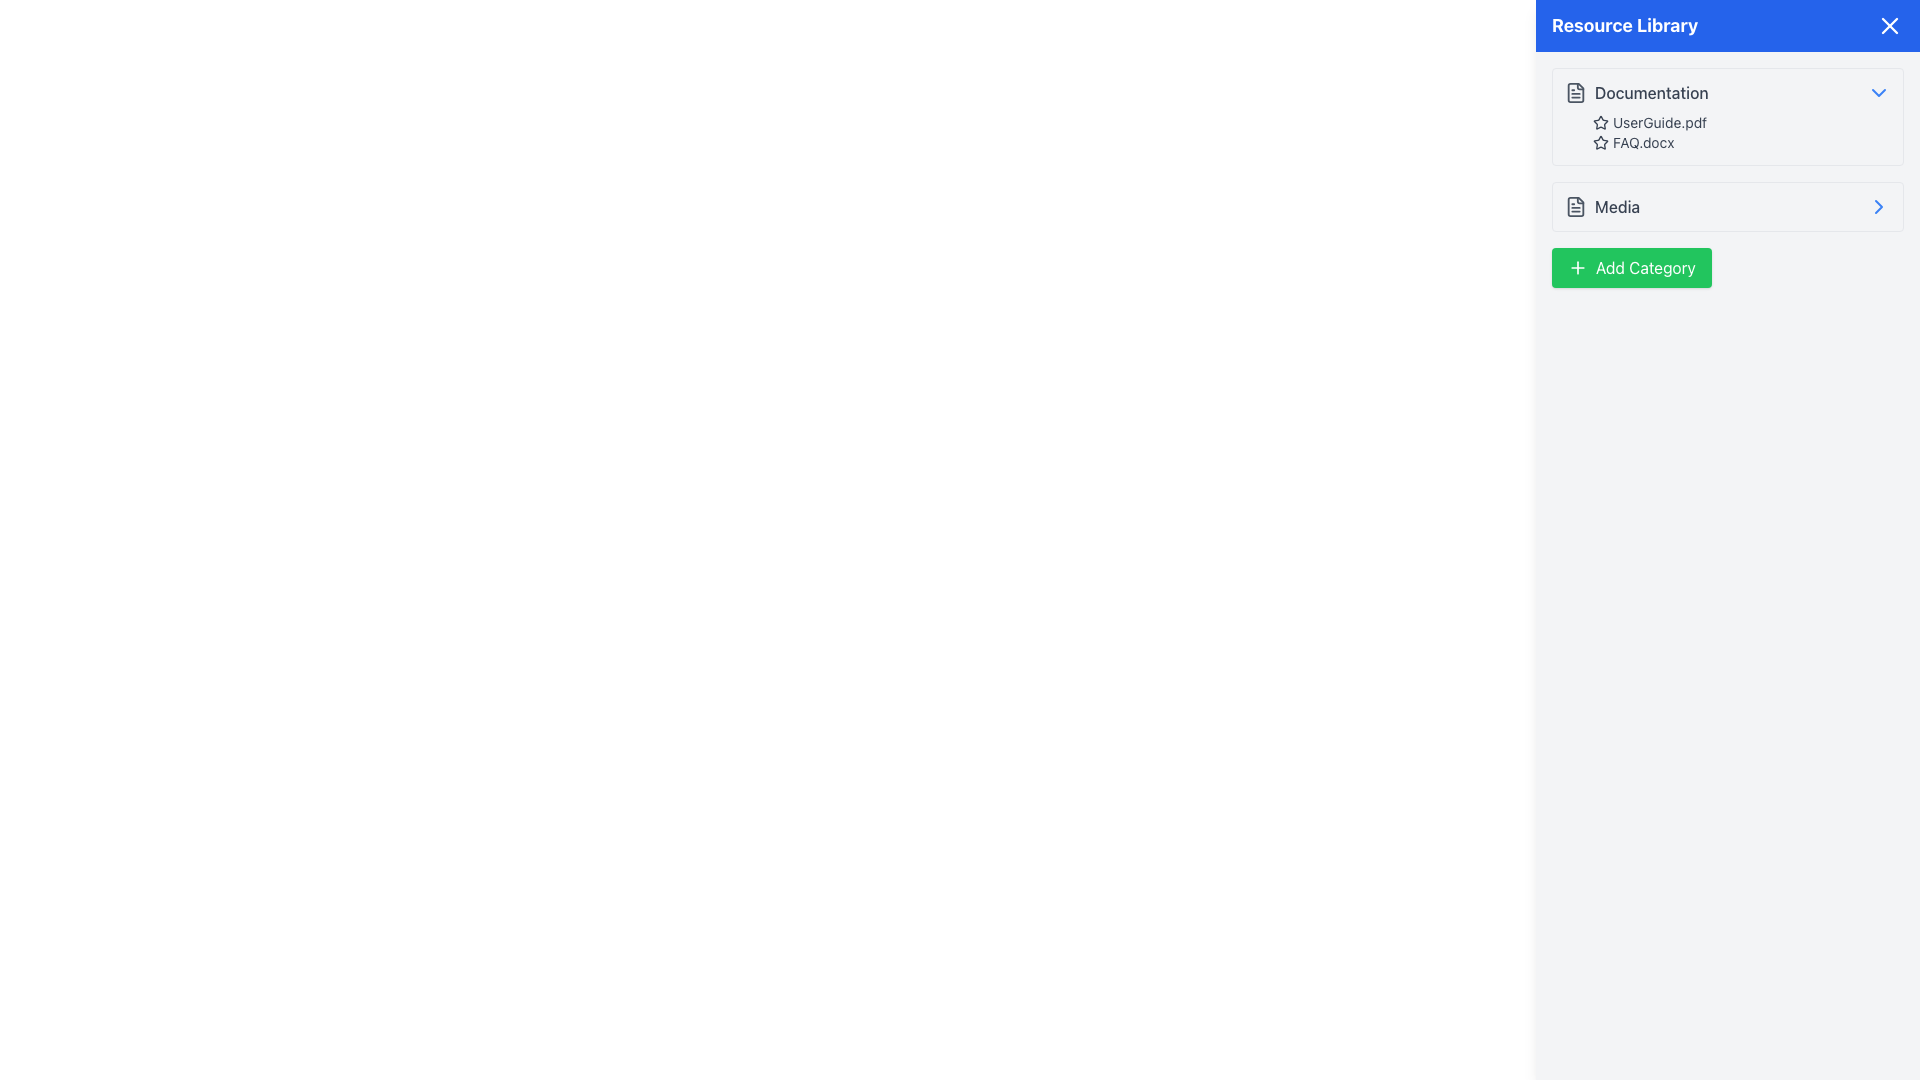  What do you see at coordinates (1598, 122) in the screenshot?
I see `the star-shaped icon located in the 'Documentation' section of the 'Resource Library' sidebar` at bounding box center [1598, 122].